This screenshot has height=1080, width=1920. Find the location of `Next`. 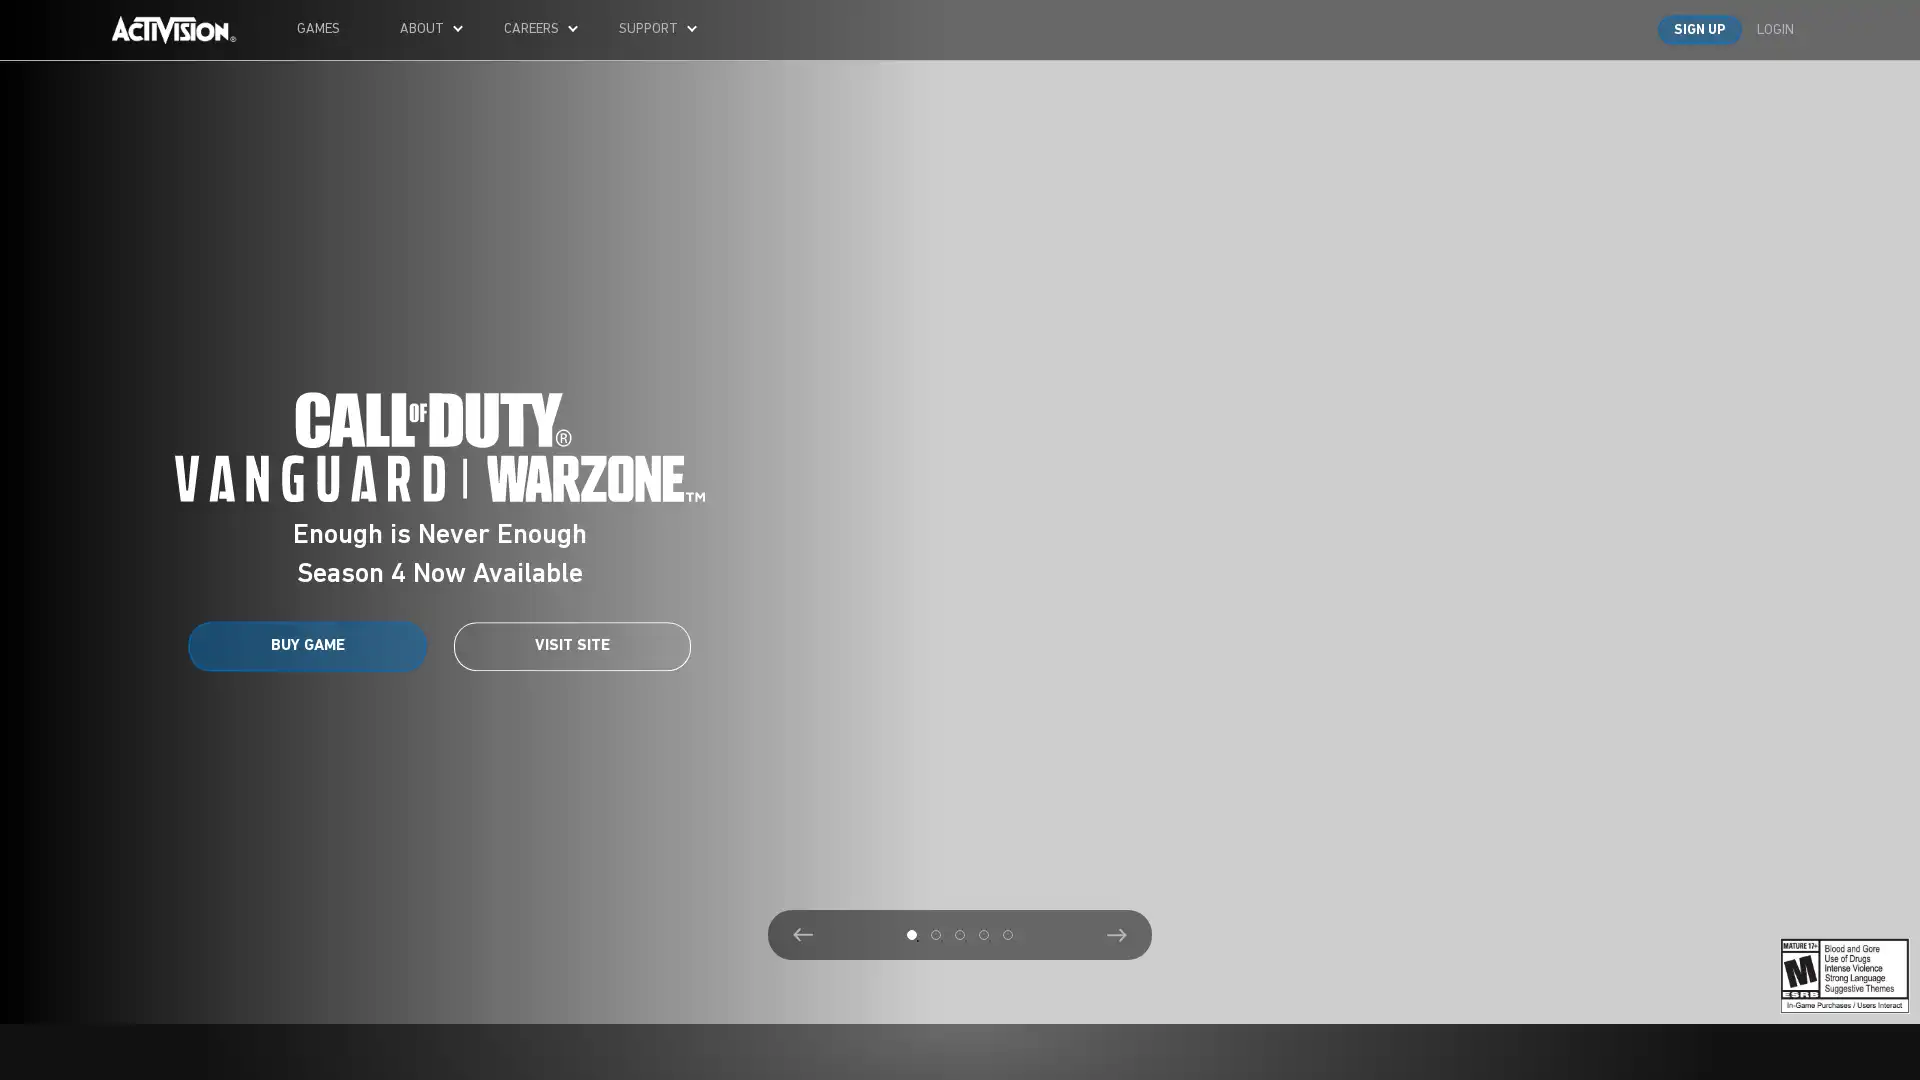

Next is located at coordinates (1115, 934).